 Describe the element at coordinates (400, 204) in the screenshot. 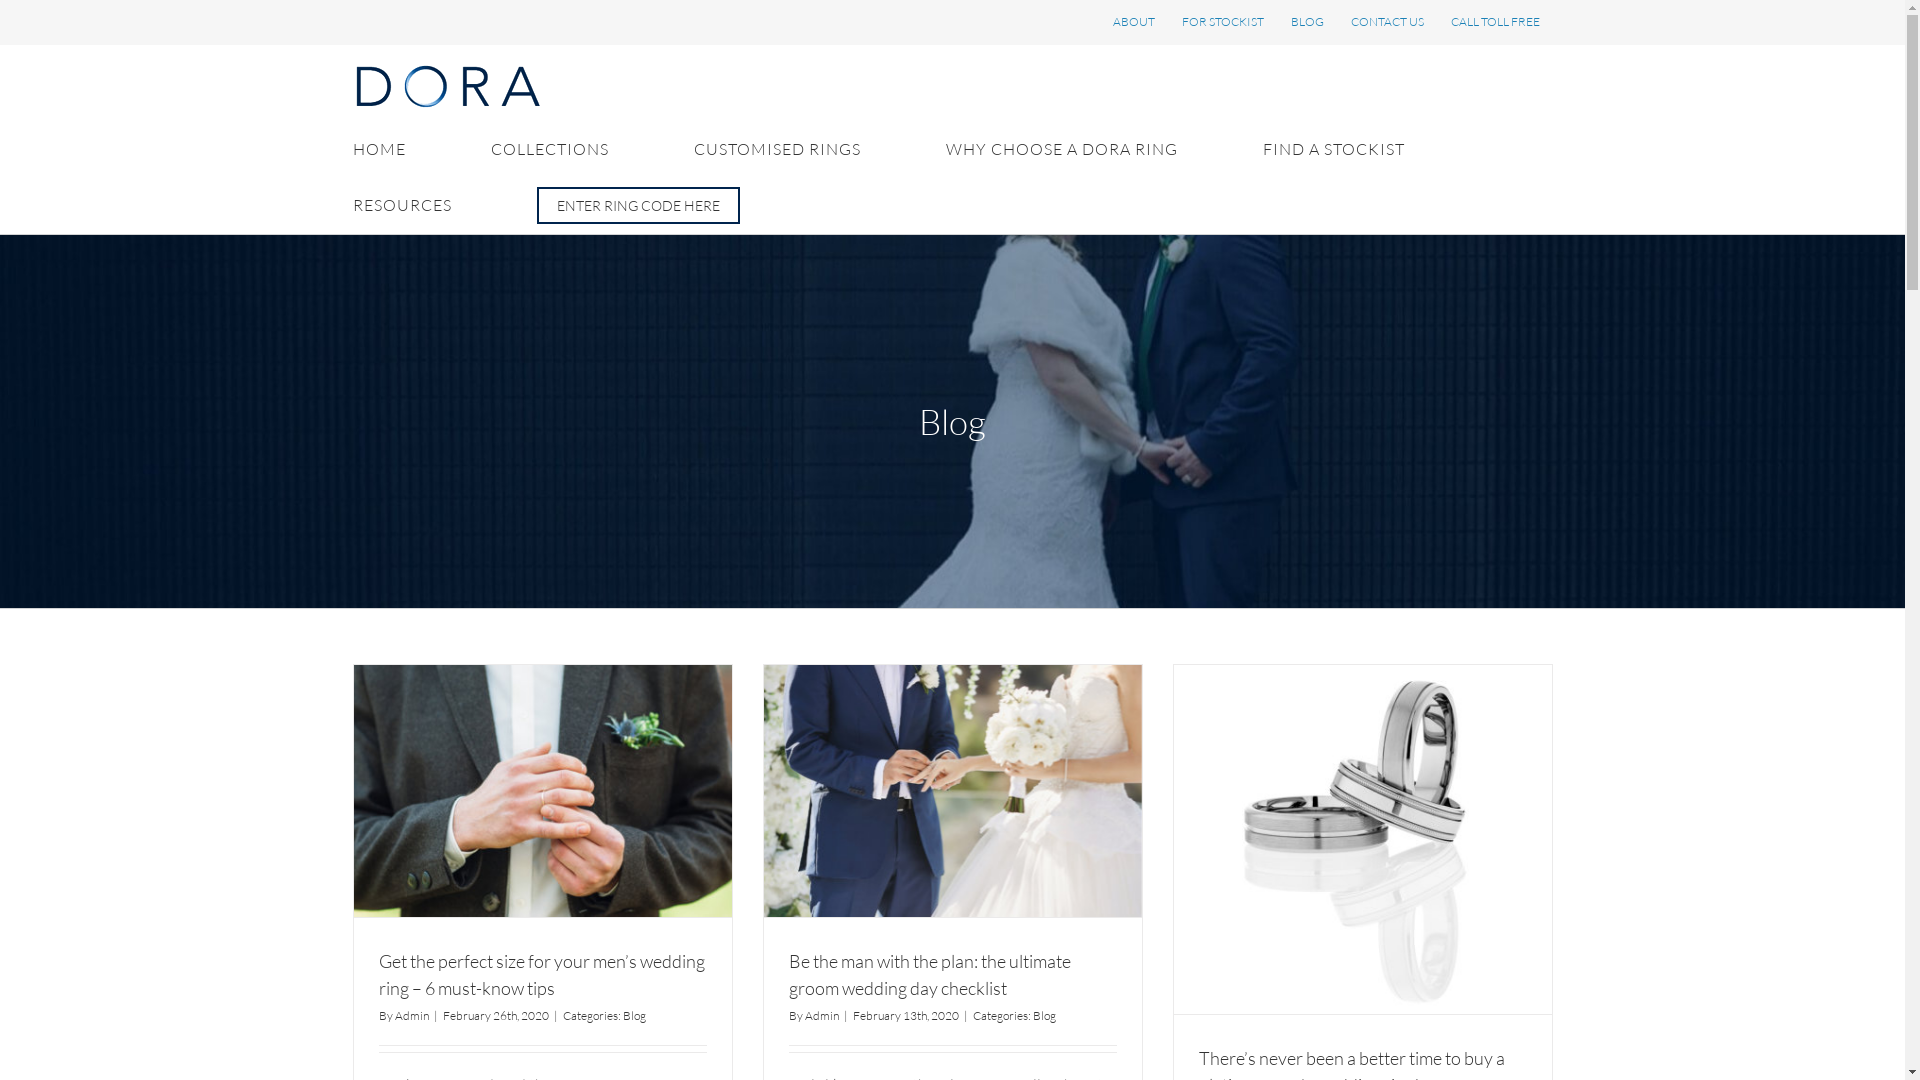

I see `'RESOURCES'` at that location.